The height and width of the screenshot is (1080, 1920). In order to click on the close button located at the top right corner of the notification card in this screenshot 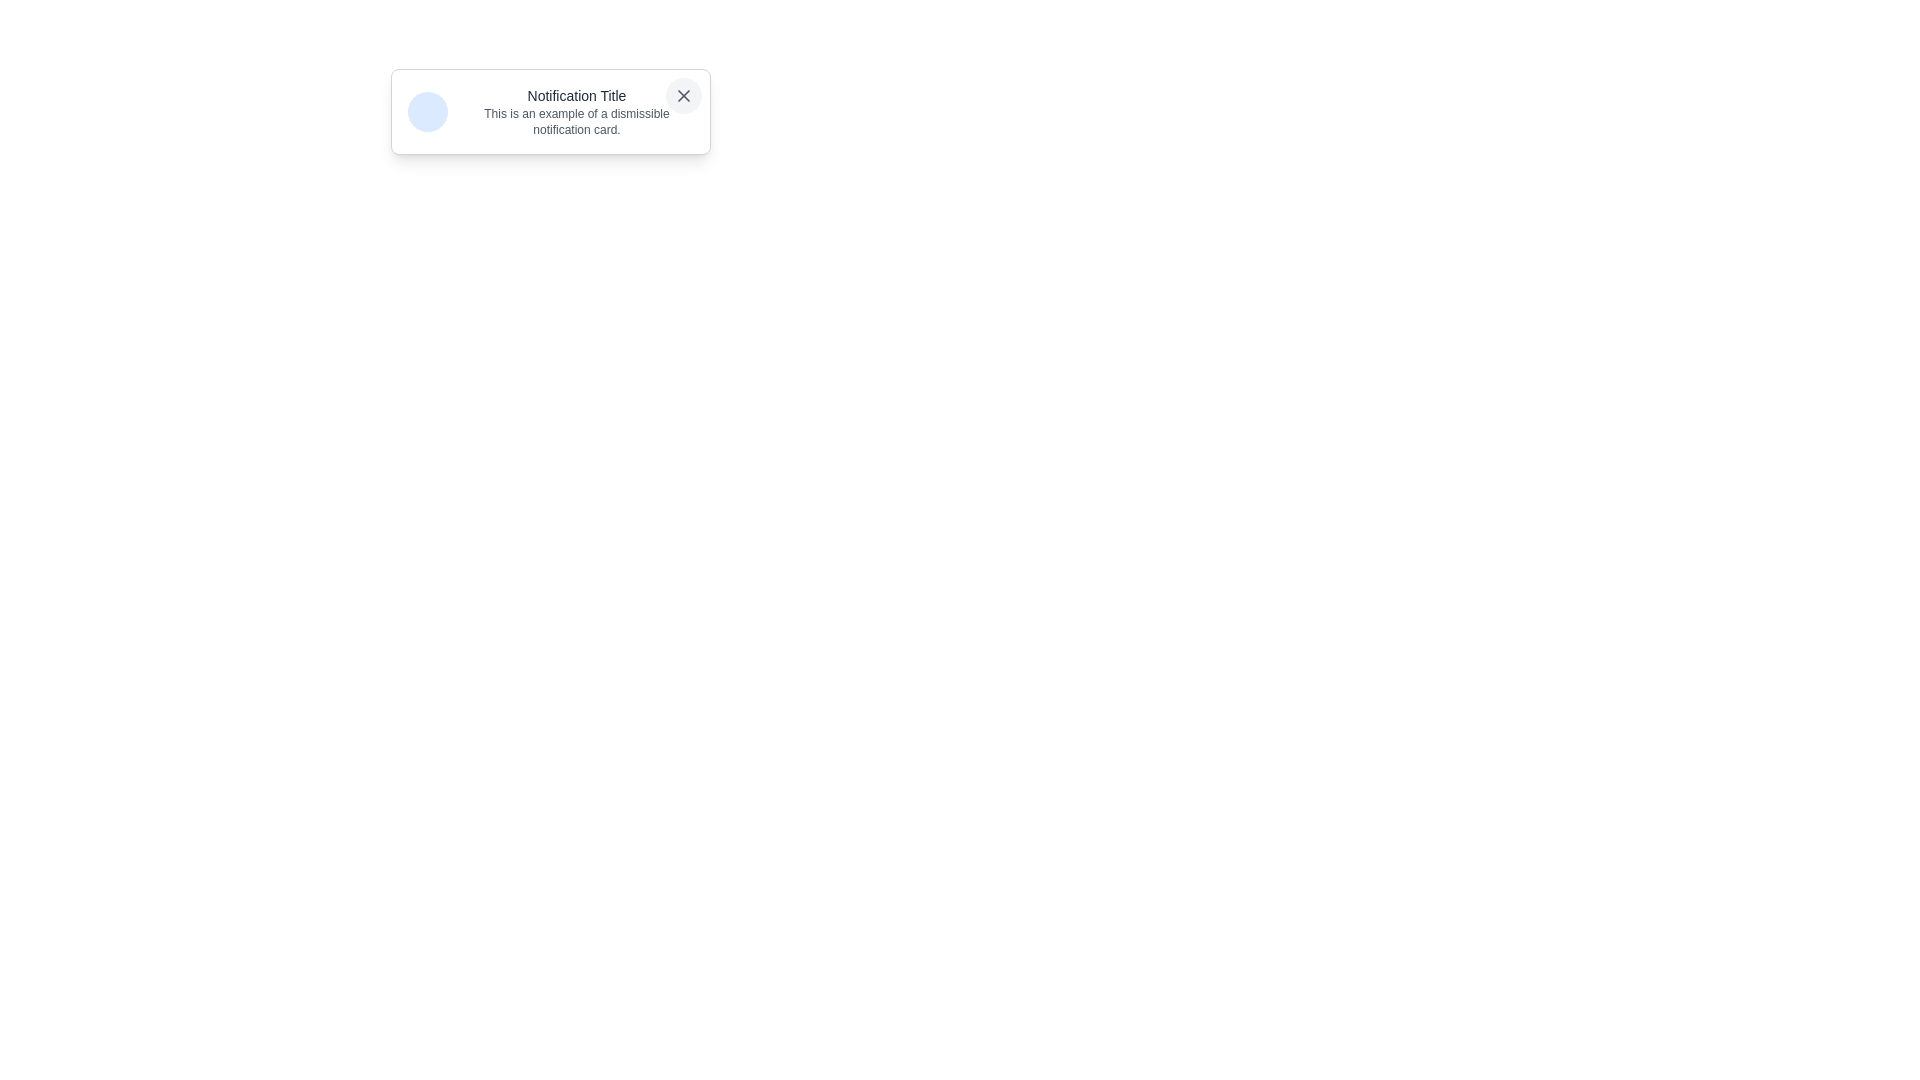, I will do `click(684, 96)`.